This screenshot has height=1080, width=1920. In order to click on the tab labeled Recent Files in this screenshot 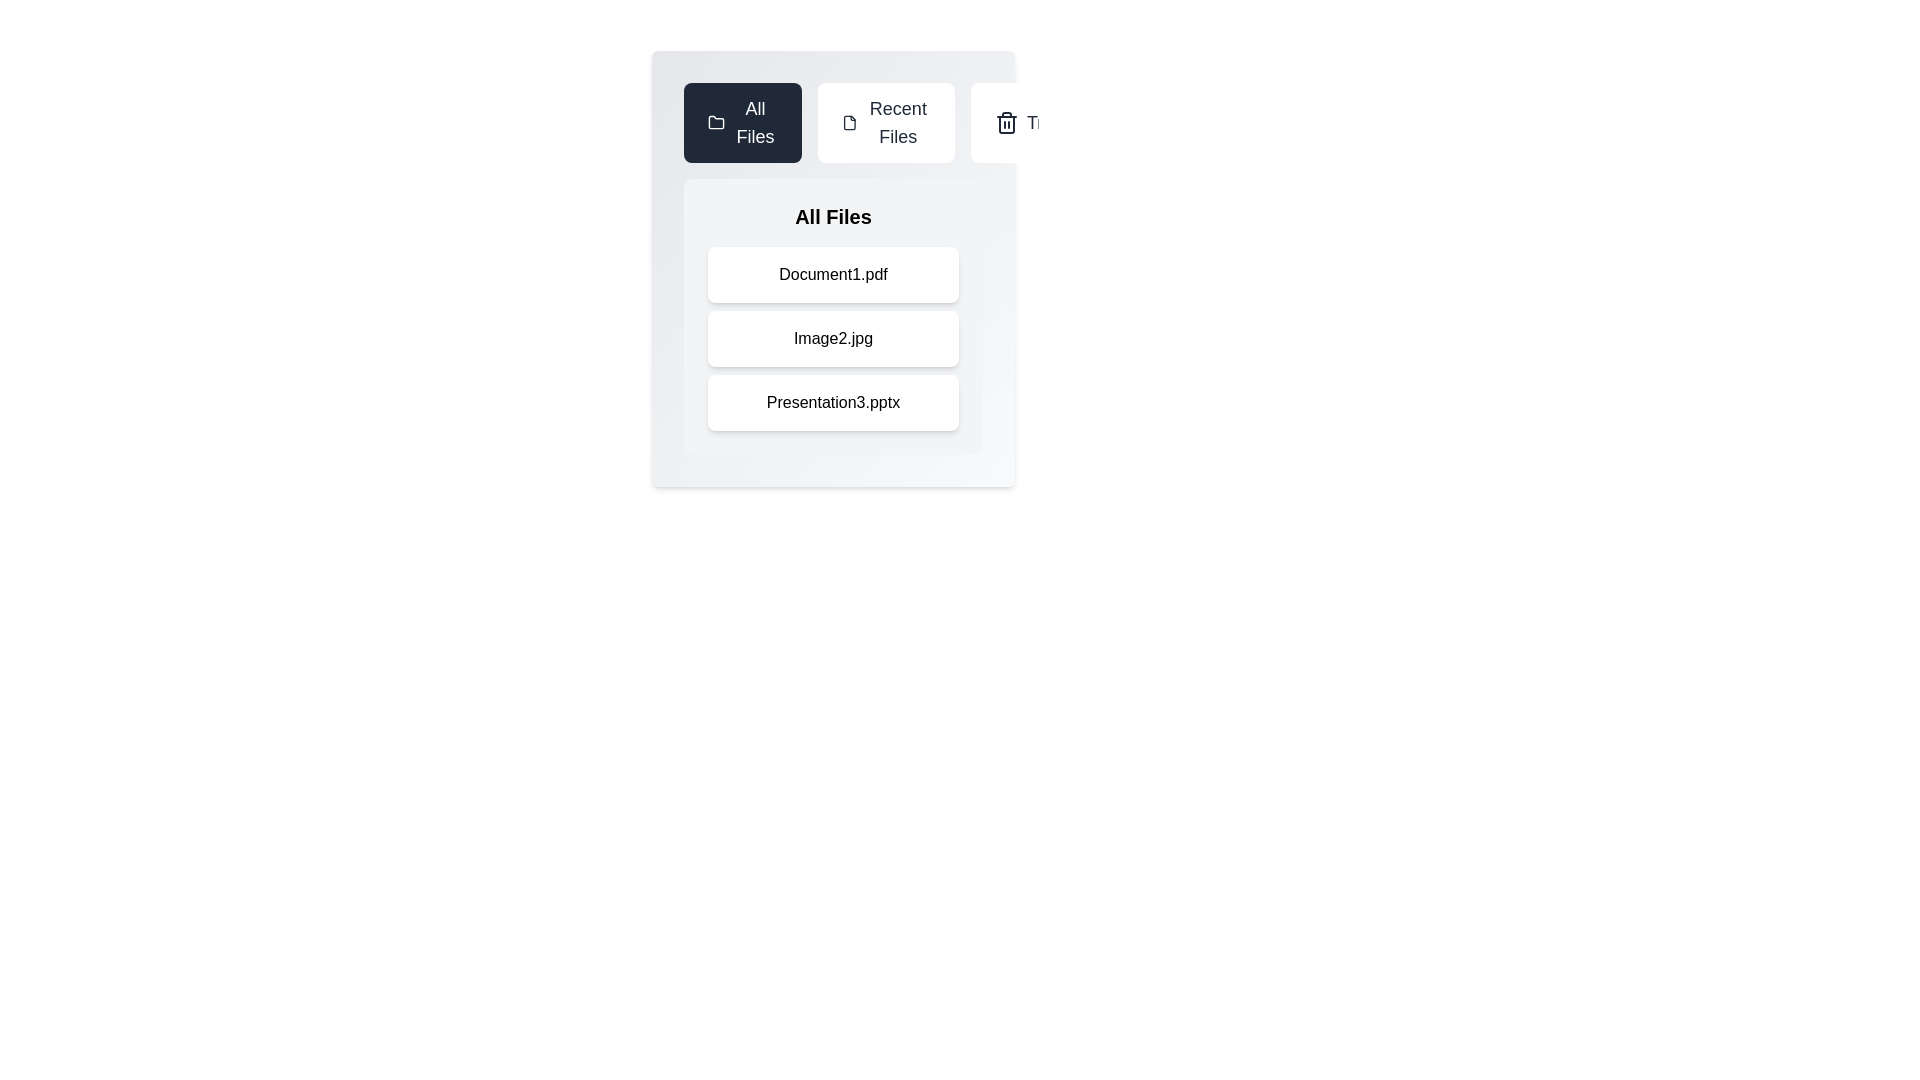, I will do `click(885, 123)`.